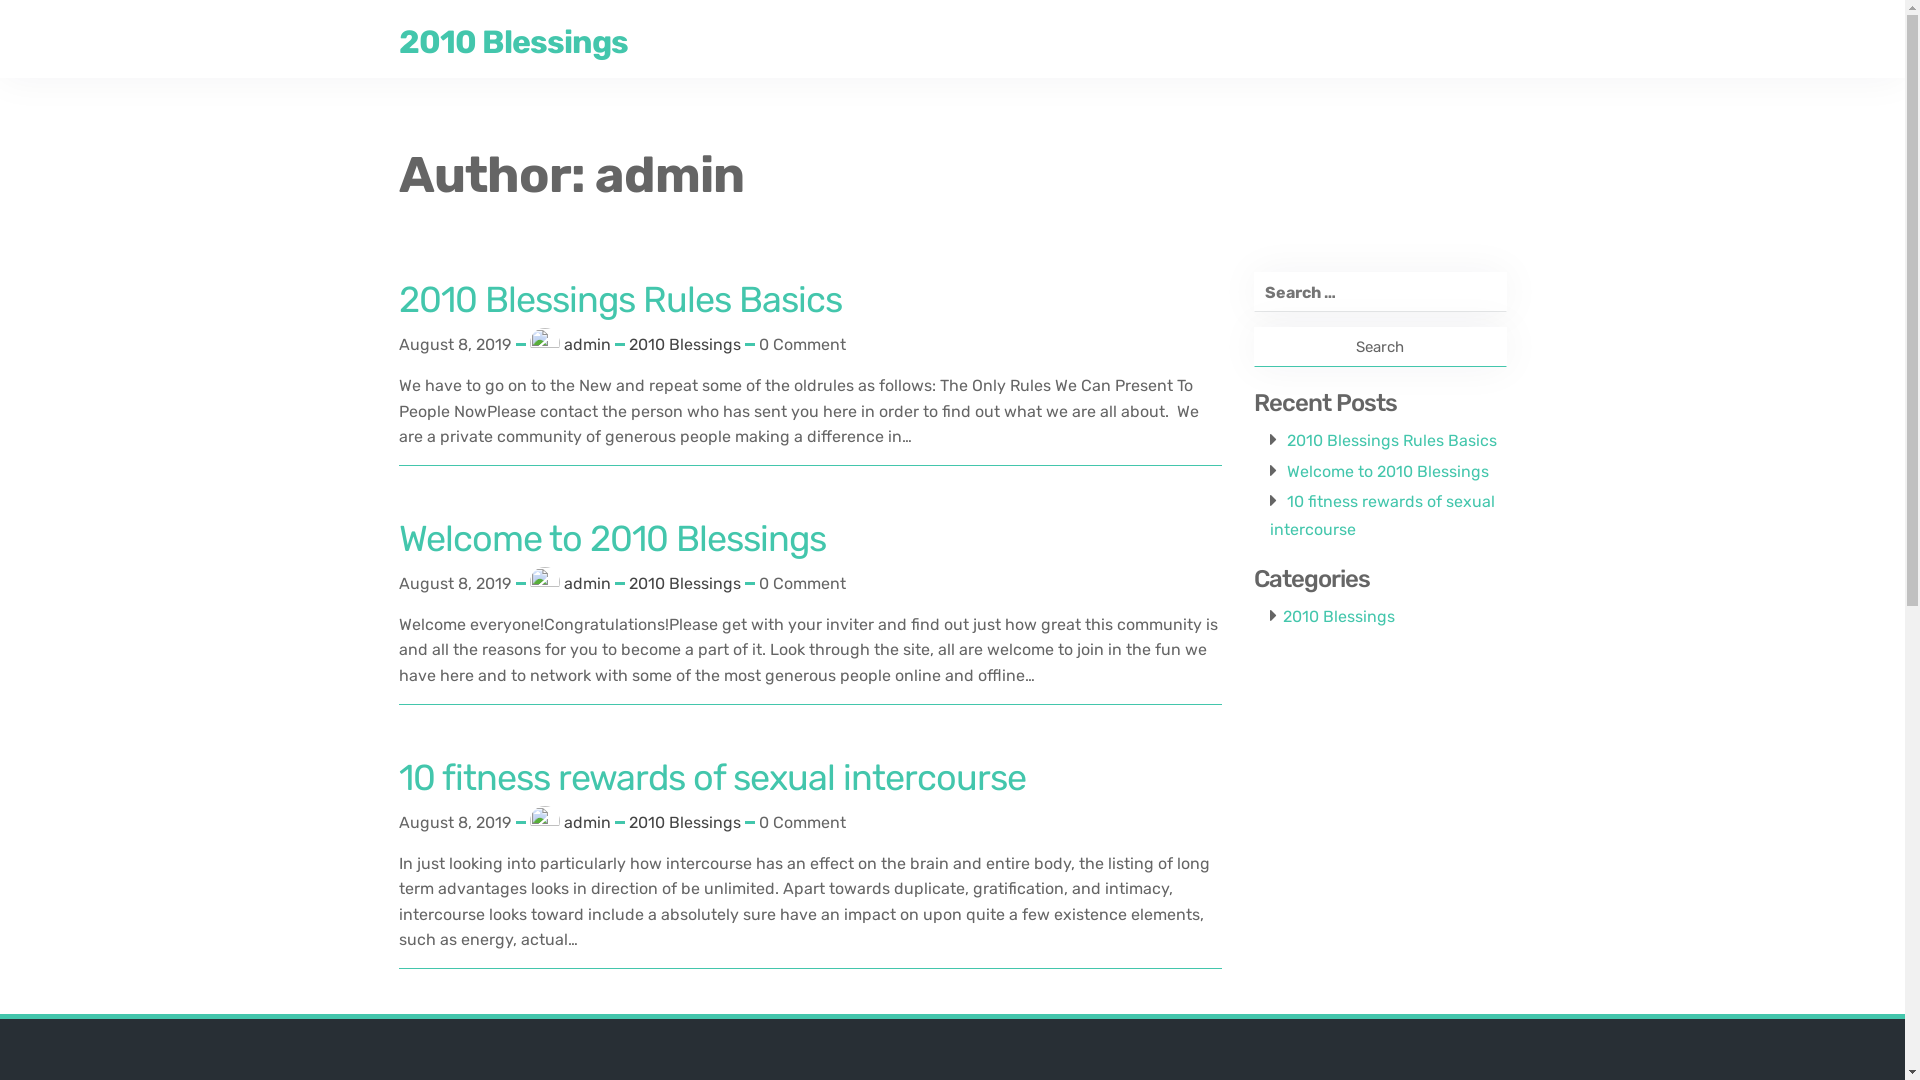 This screenshot has width=1920, height=1080. Describe the element at coordinates (1252, 346) in the screenshot. I see `'Search'` at that location.